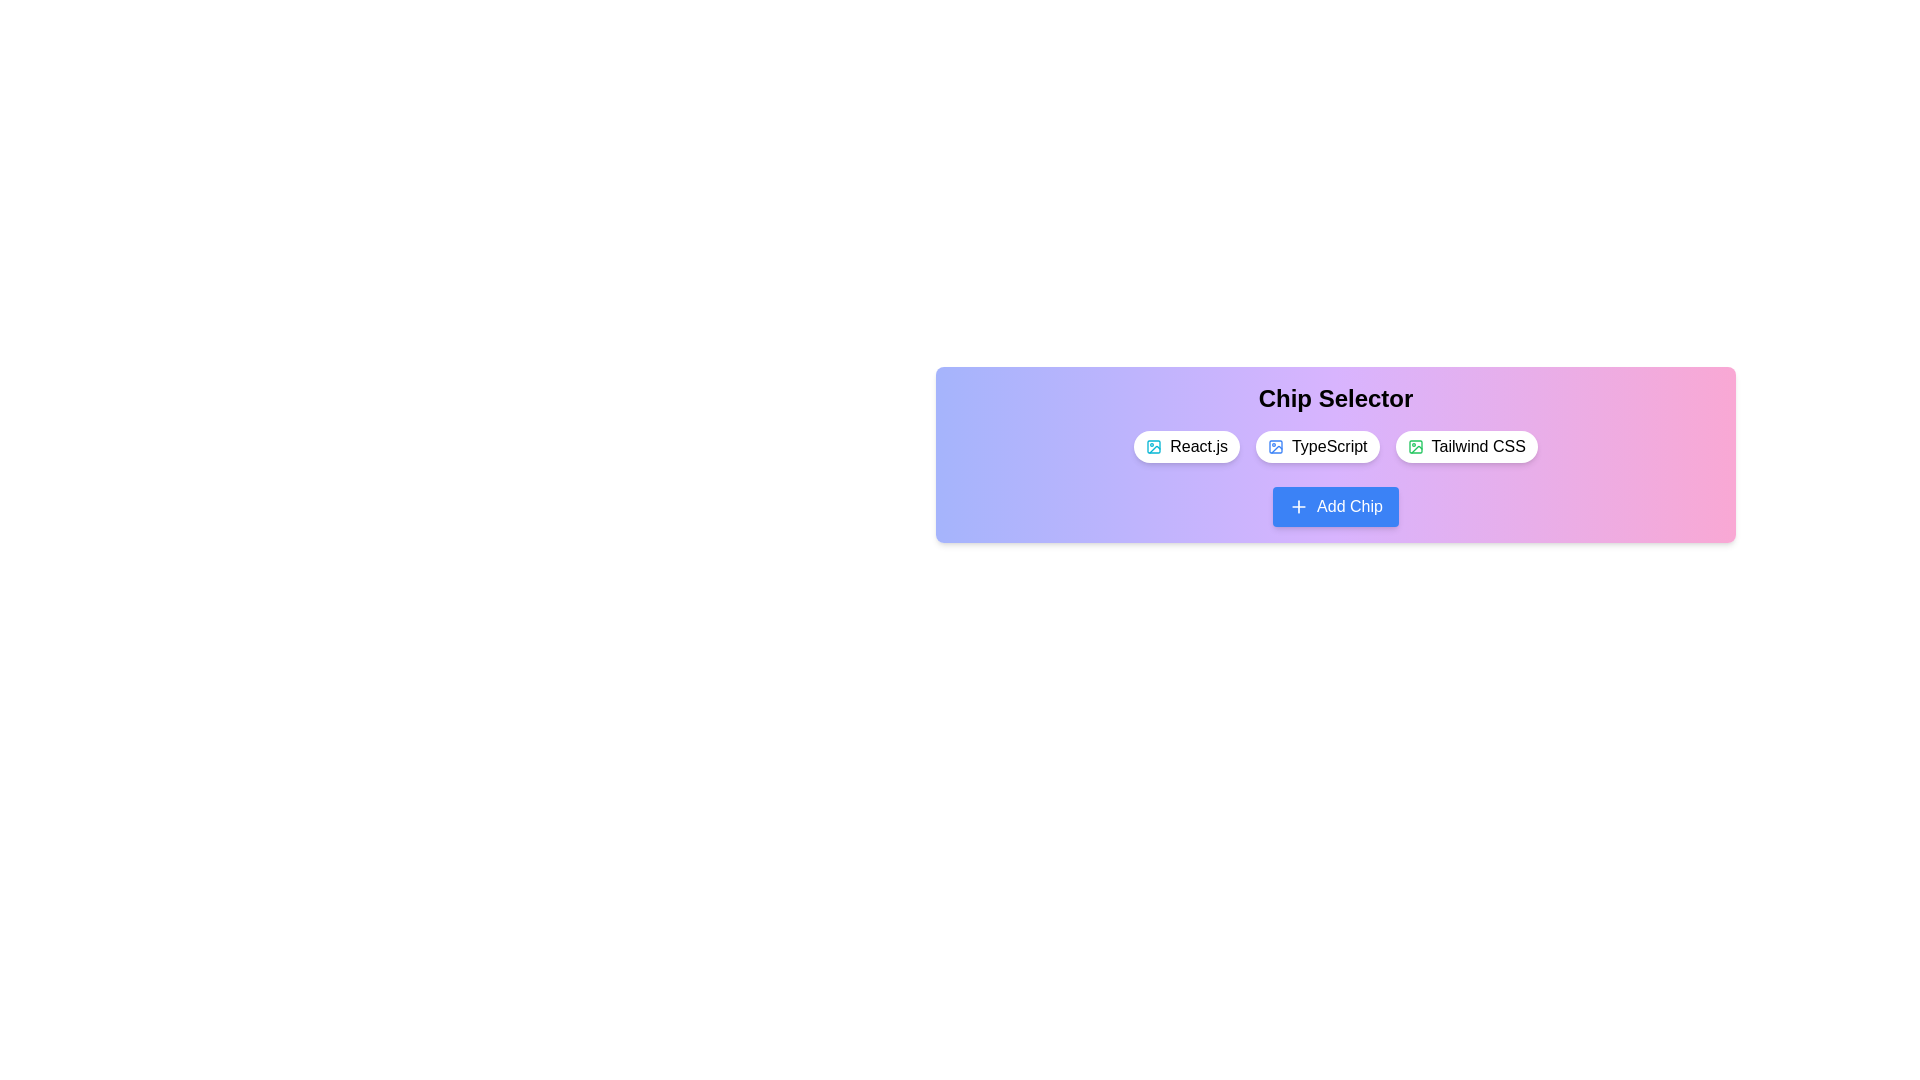 This screenshot has width=1920, height=1080. What do you see at coordinates (1478, 446) in the screenshot?
I see `the text label that provides information about the 'Tailwind CSS' selection, located inside the third chip from the left in the Chip Selector under the purple-pink gradient box` at bounding box center [1478, 446].